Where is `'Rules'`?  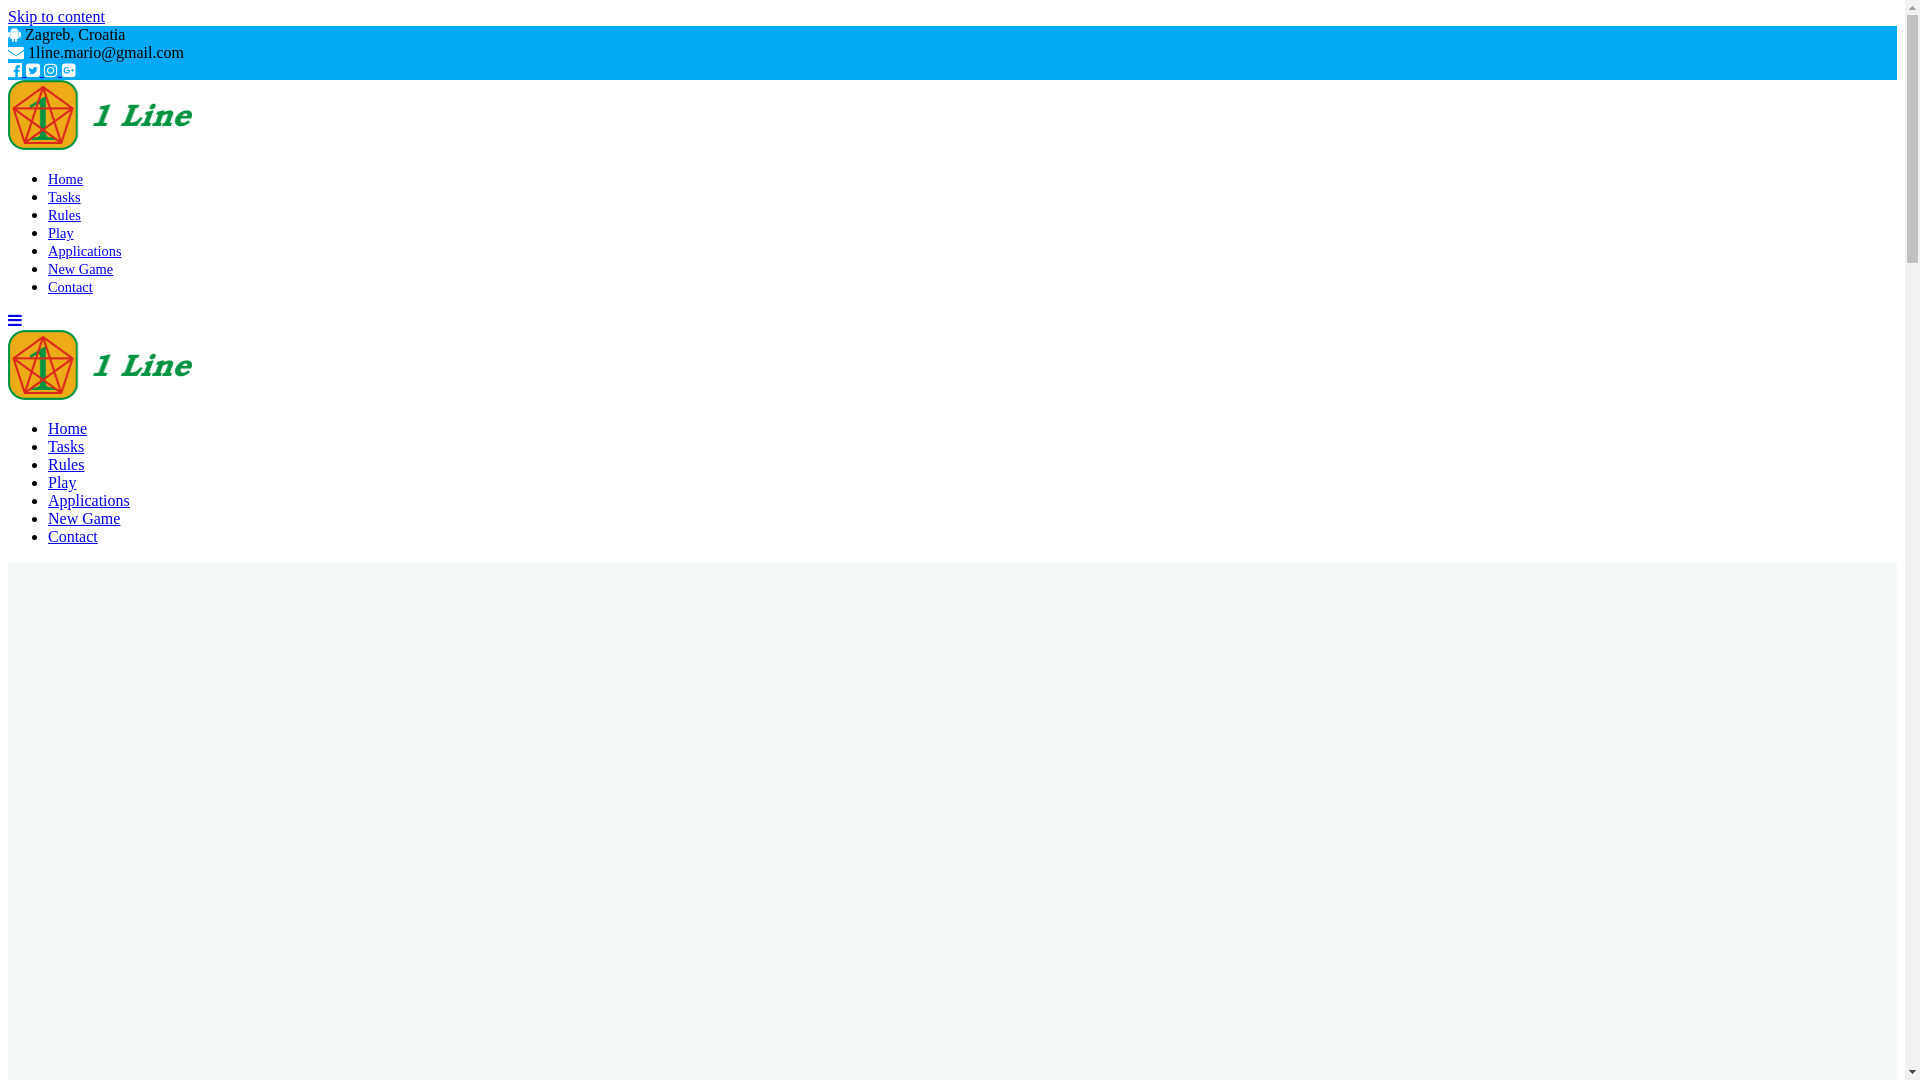 'Rules' is located at coordinates (64, 215).